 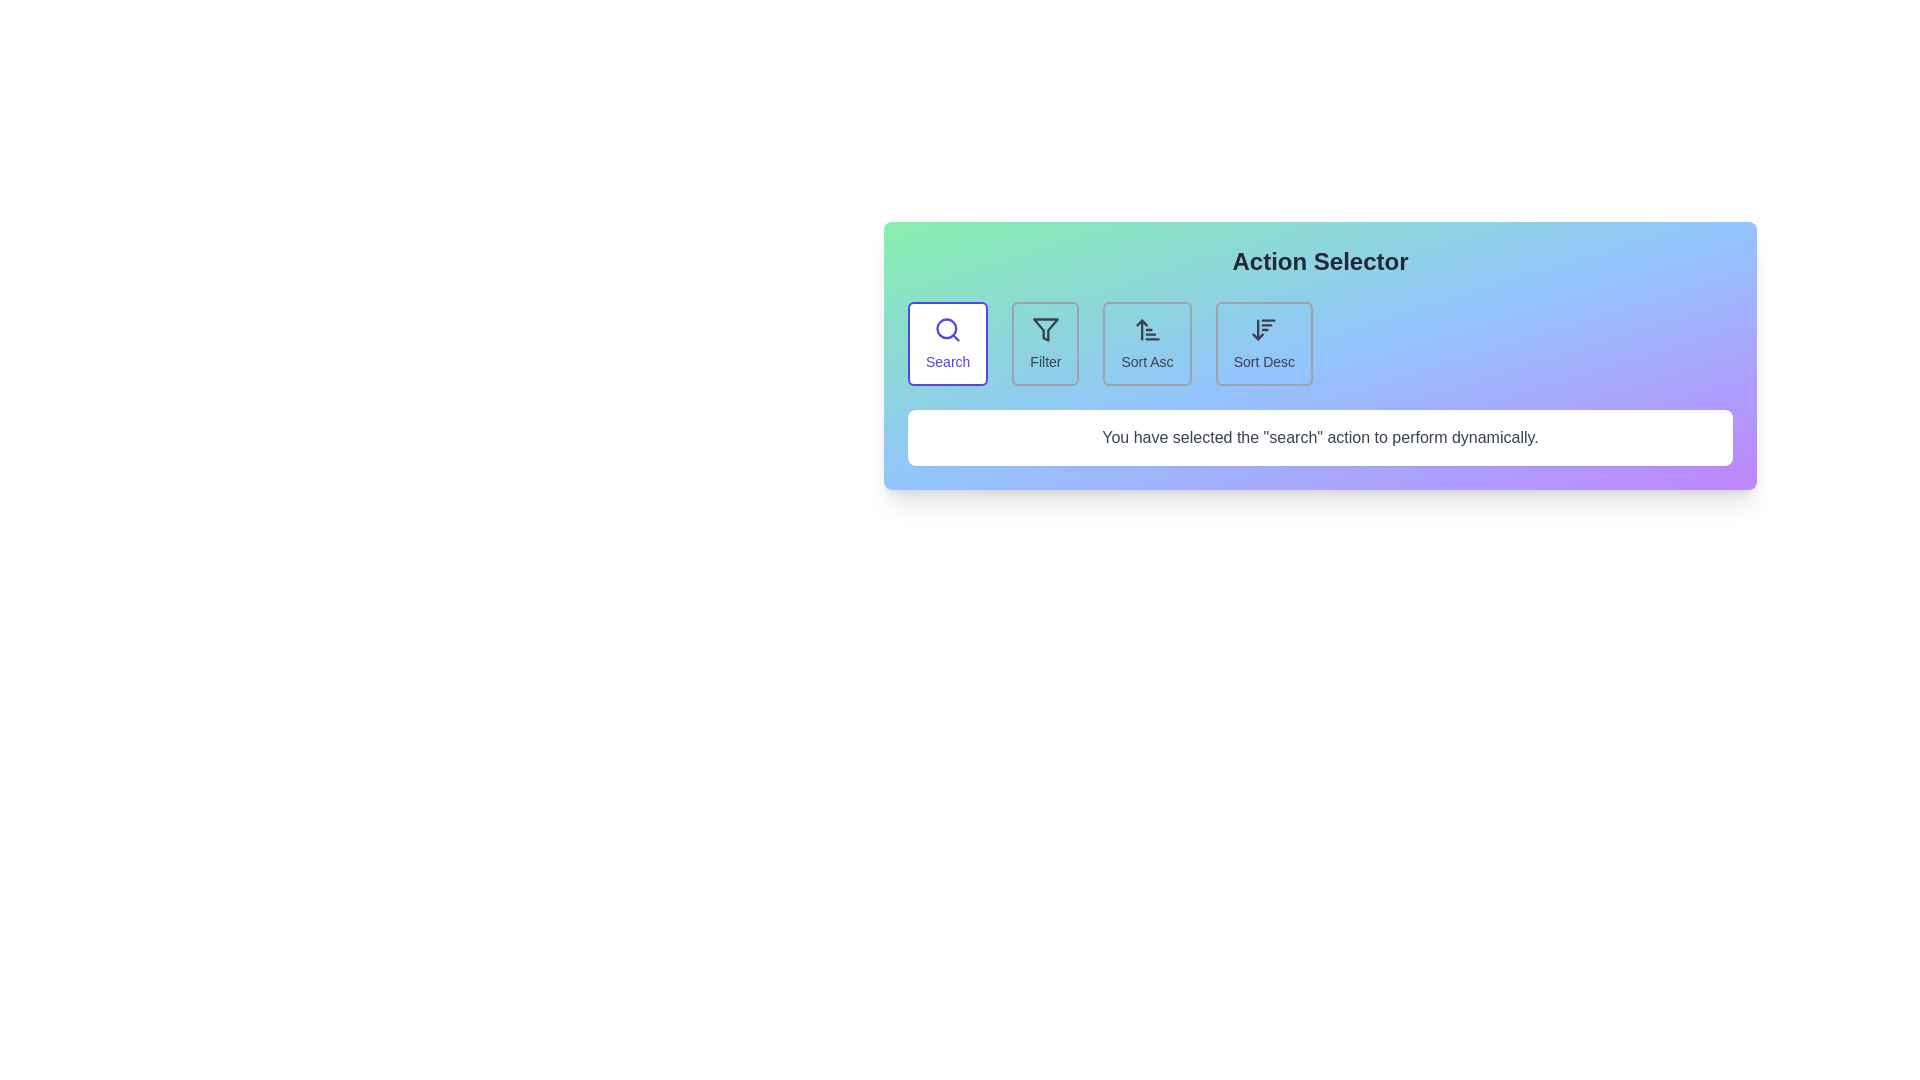 What do you see at coordinates (1147, 329) in the screenshot?
I see `the sorting icon located within the 'Sort Asc' button, which is the third button in a row of four inside the 'Action Selector' panel` at bounding box center [1147, 329].